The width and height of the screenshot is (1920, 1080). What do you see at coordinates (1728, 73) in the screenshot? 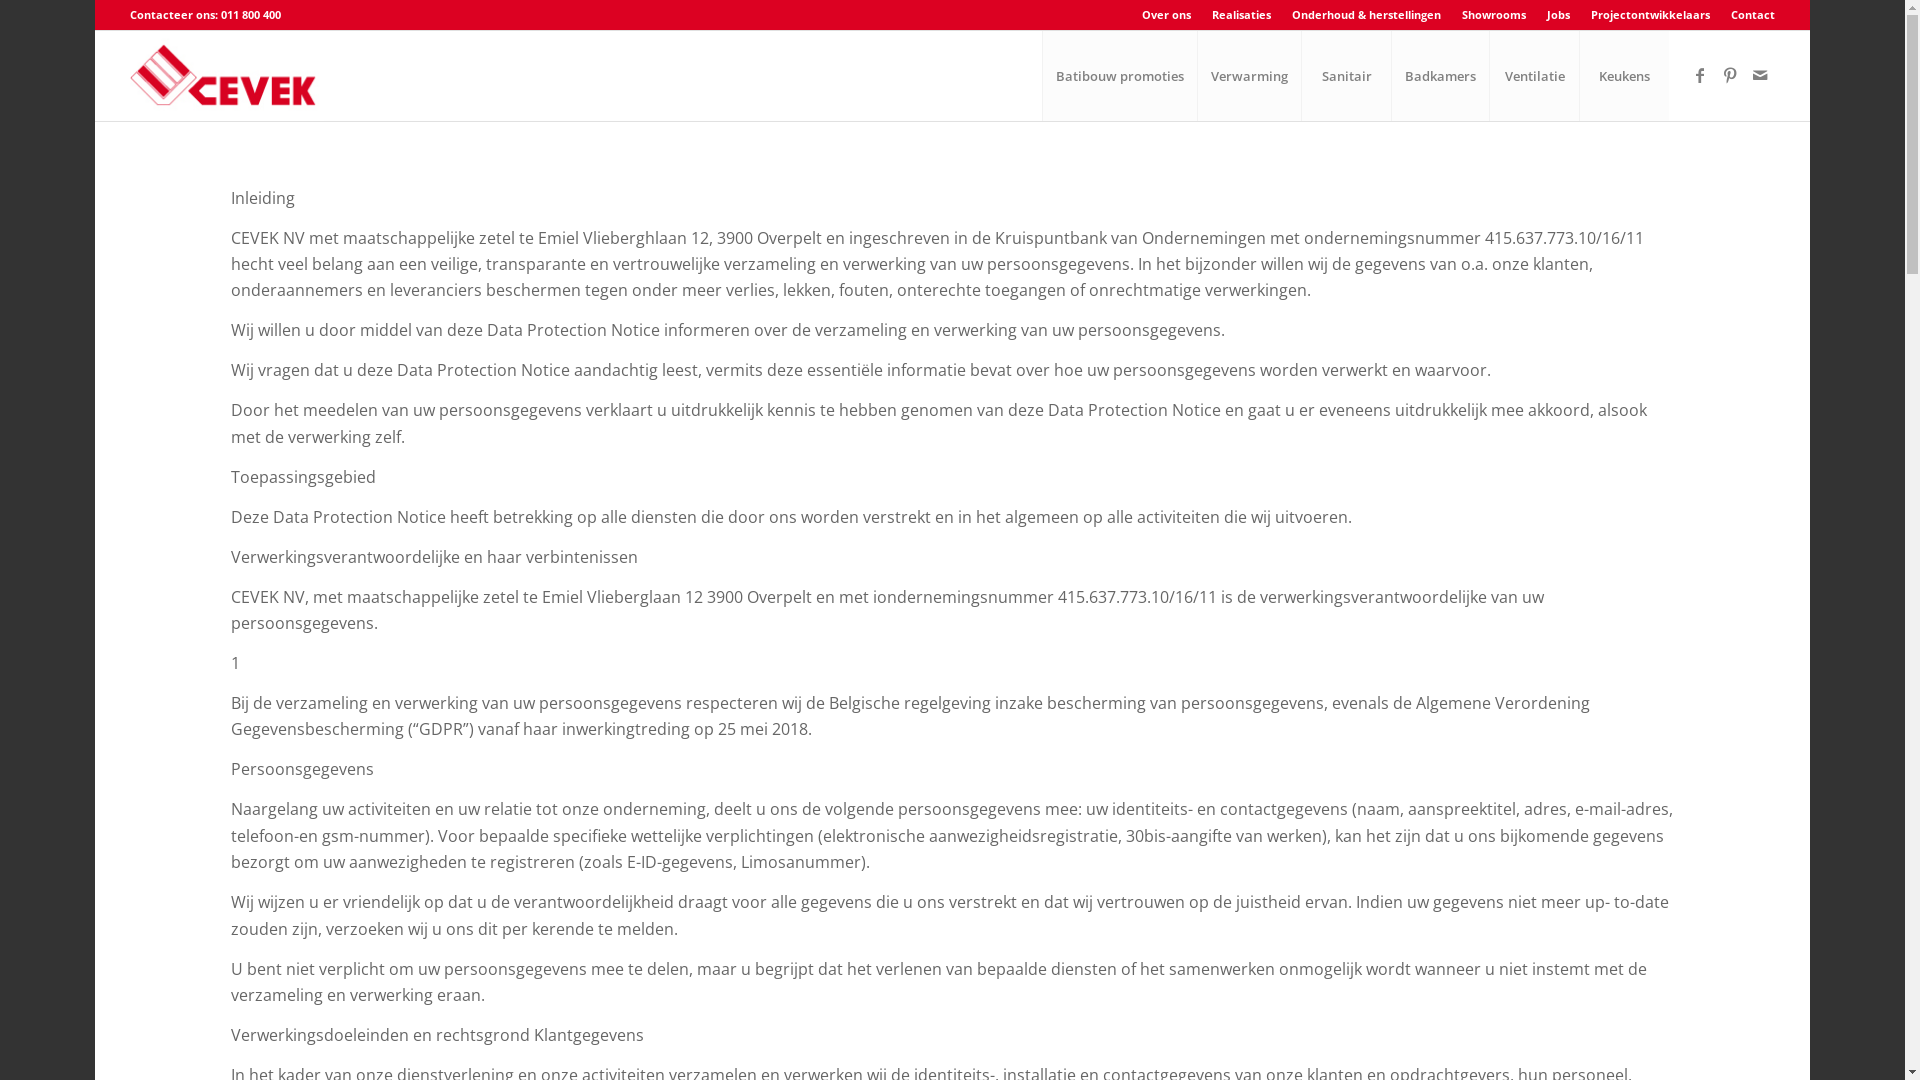
I see `'Pinterest'` at bounding box center [1728, 73].